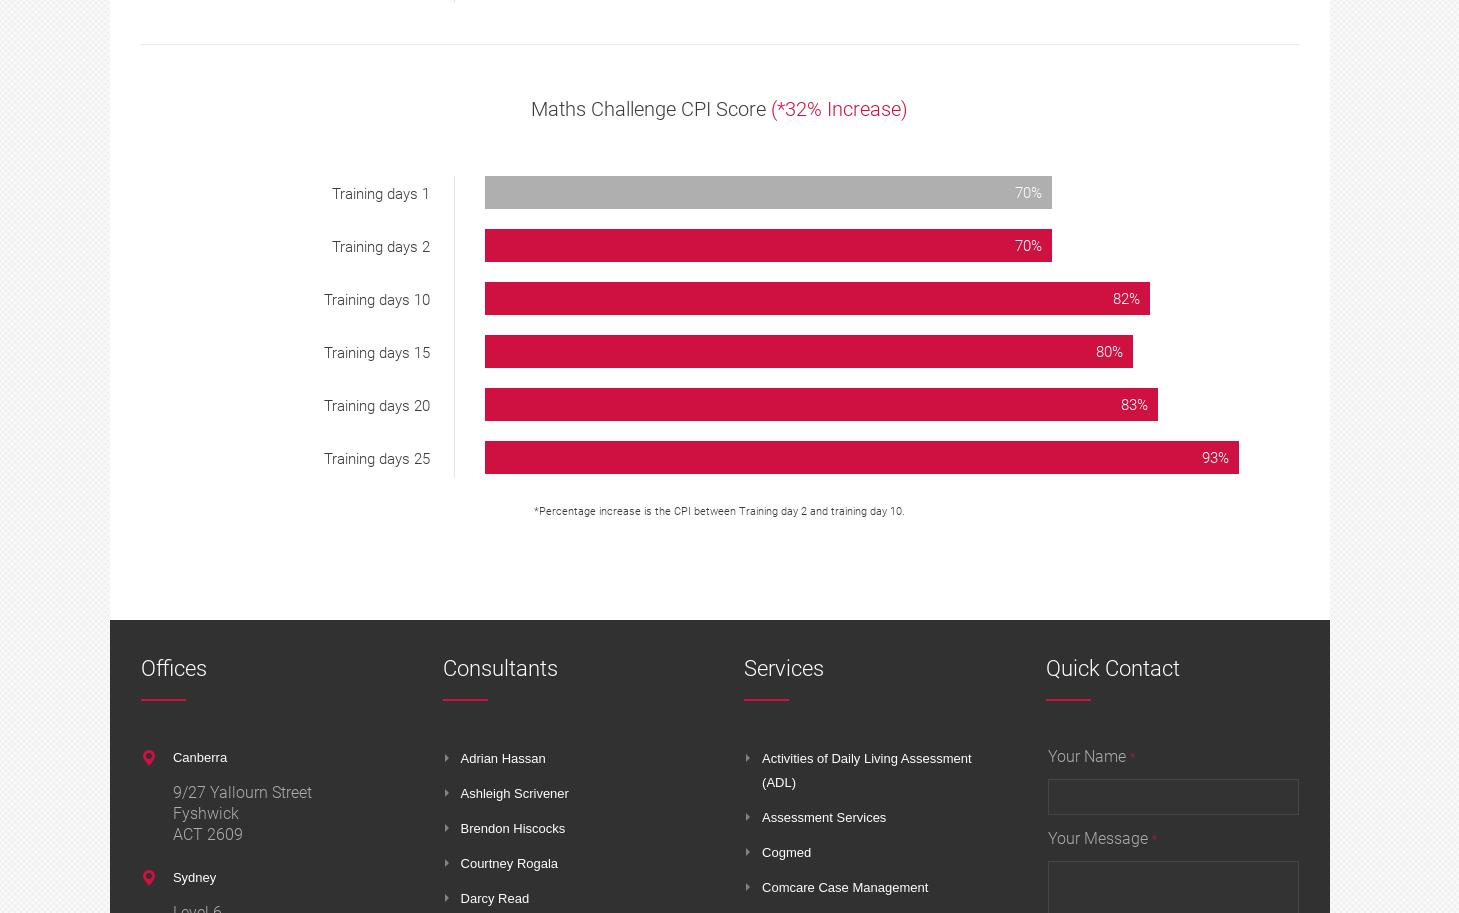 Image resolution: width=1459 pixels, height=913 pixels. Describe the element at coordinates (377, 405) in the screenshot. I see `'Training days 20'` at that location.